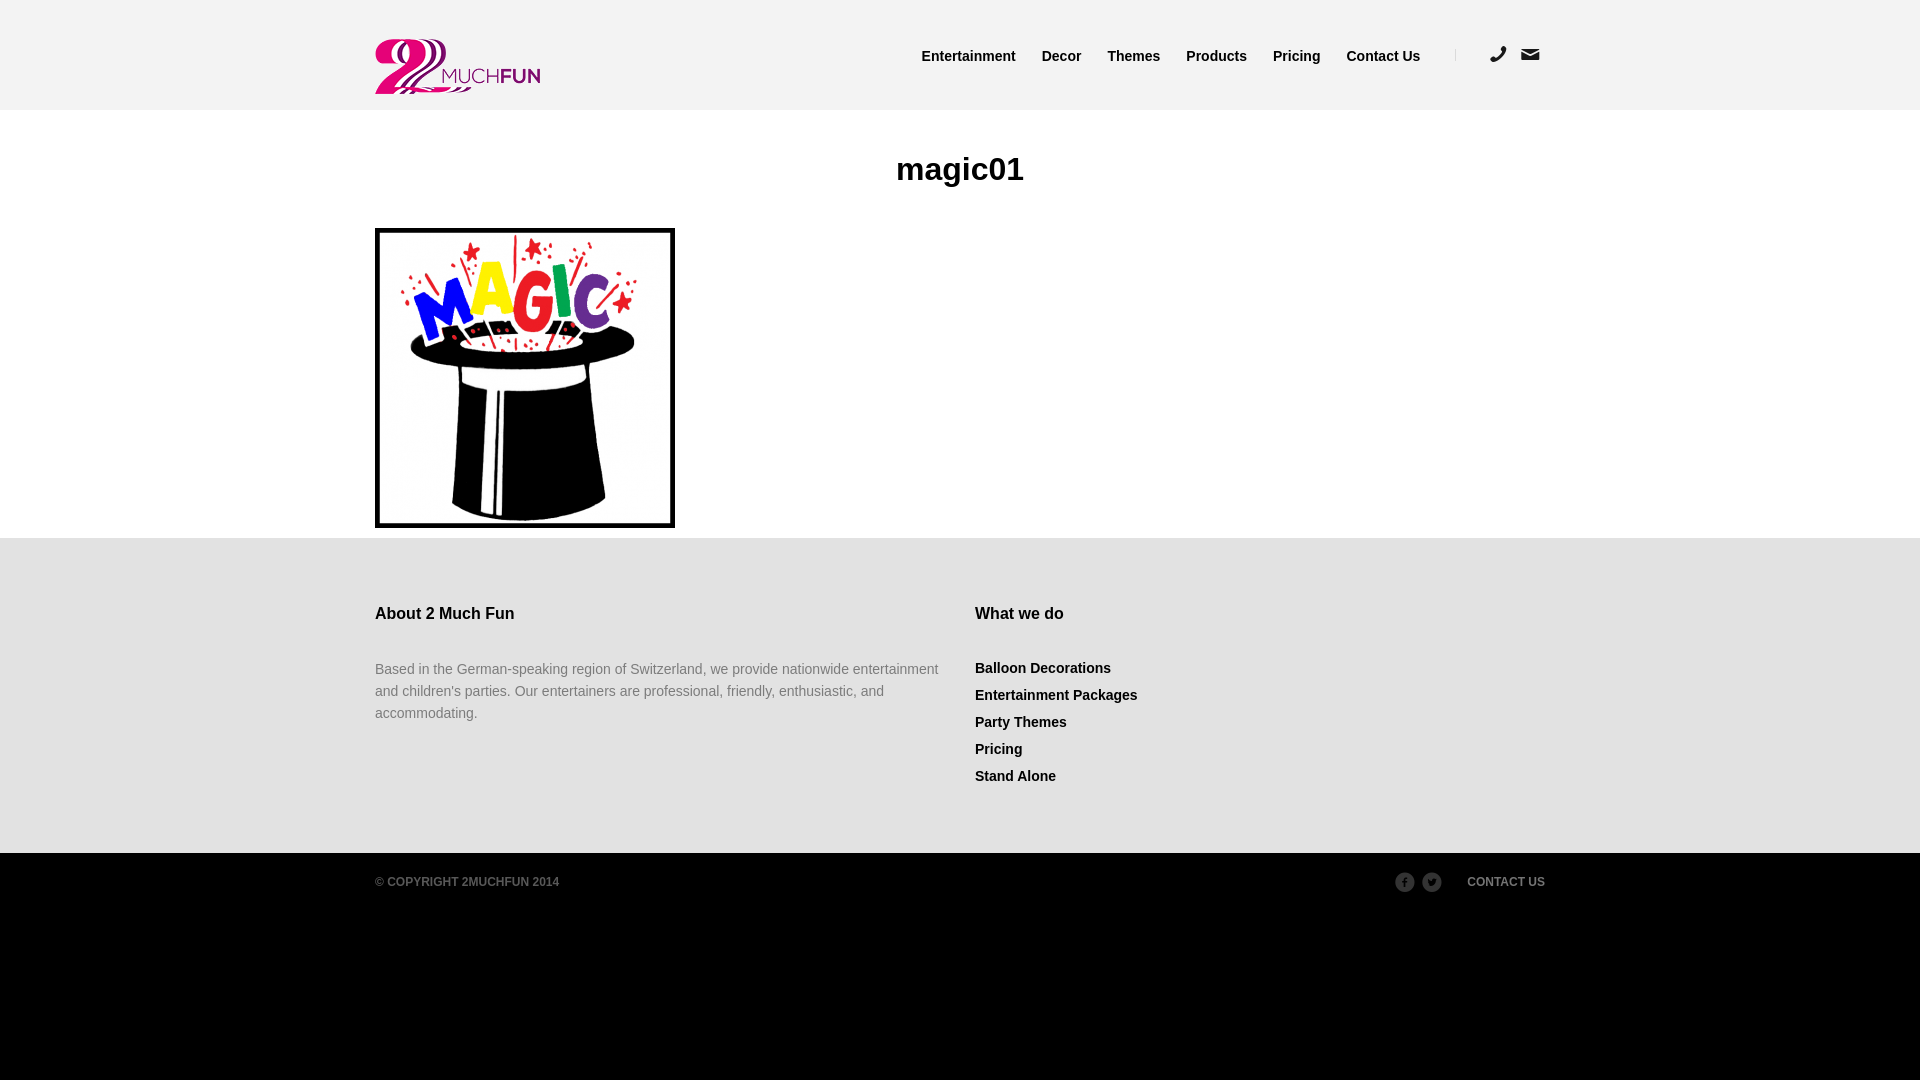 The image size is (1920, 1080). Describe the element at coordinates (1506, 881) in the screenshot. I see `'CONTACT US'` at that location.